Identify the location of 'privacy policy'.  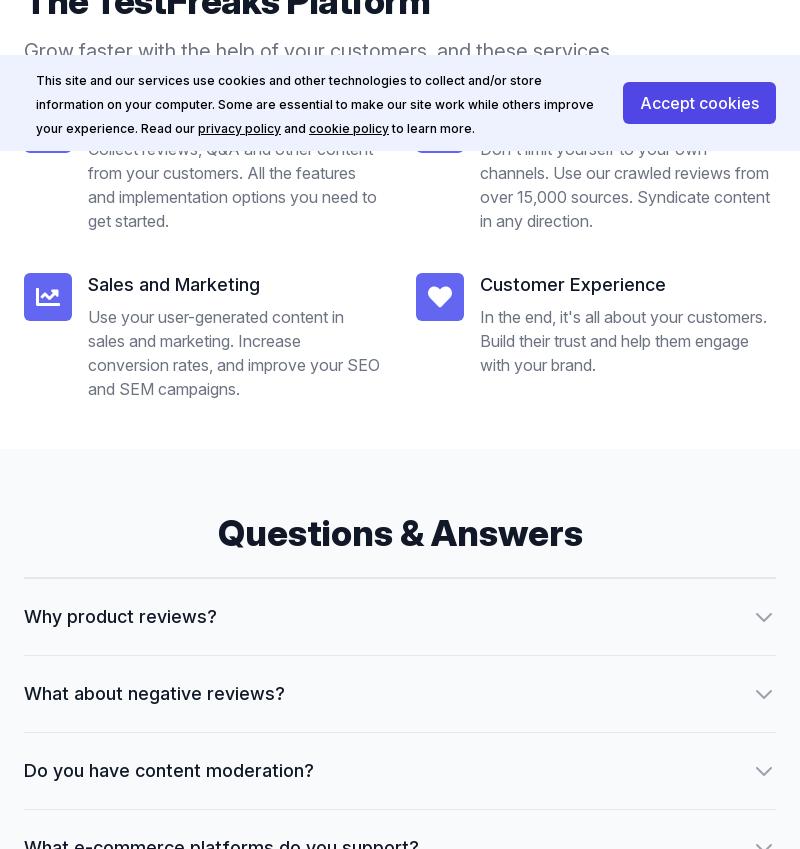
(238, 127).